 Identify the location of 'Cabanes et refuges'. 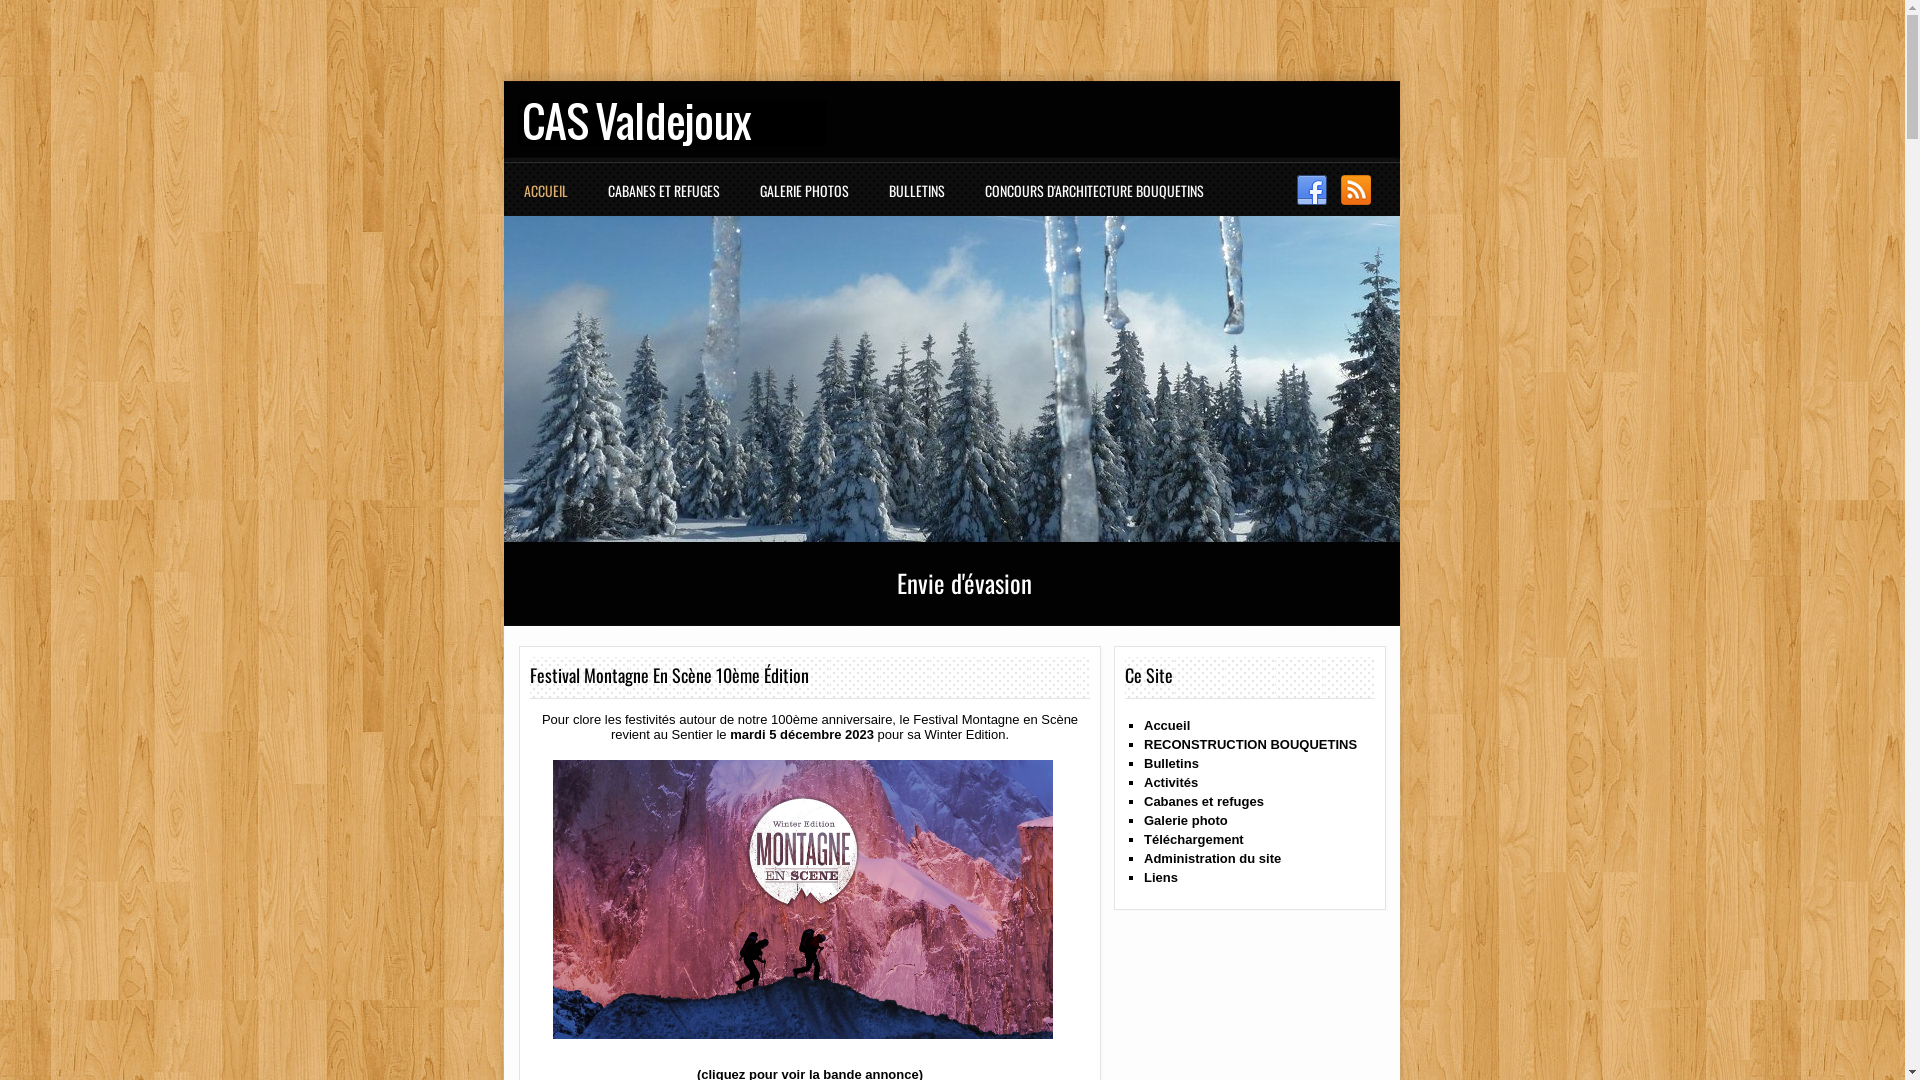
(1203, 800).